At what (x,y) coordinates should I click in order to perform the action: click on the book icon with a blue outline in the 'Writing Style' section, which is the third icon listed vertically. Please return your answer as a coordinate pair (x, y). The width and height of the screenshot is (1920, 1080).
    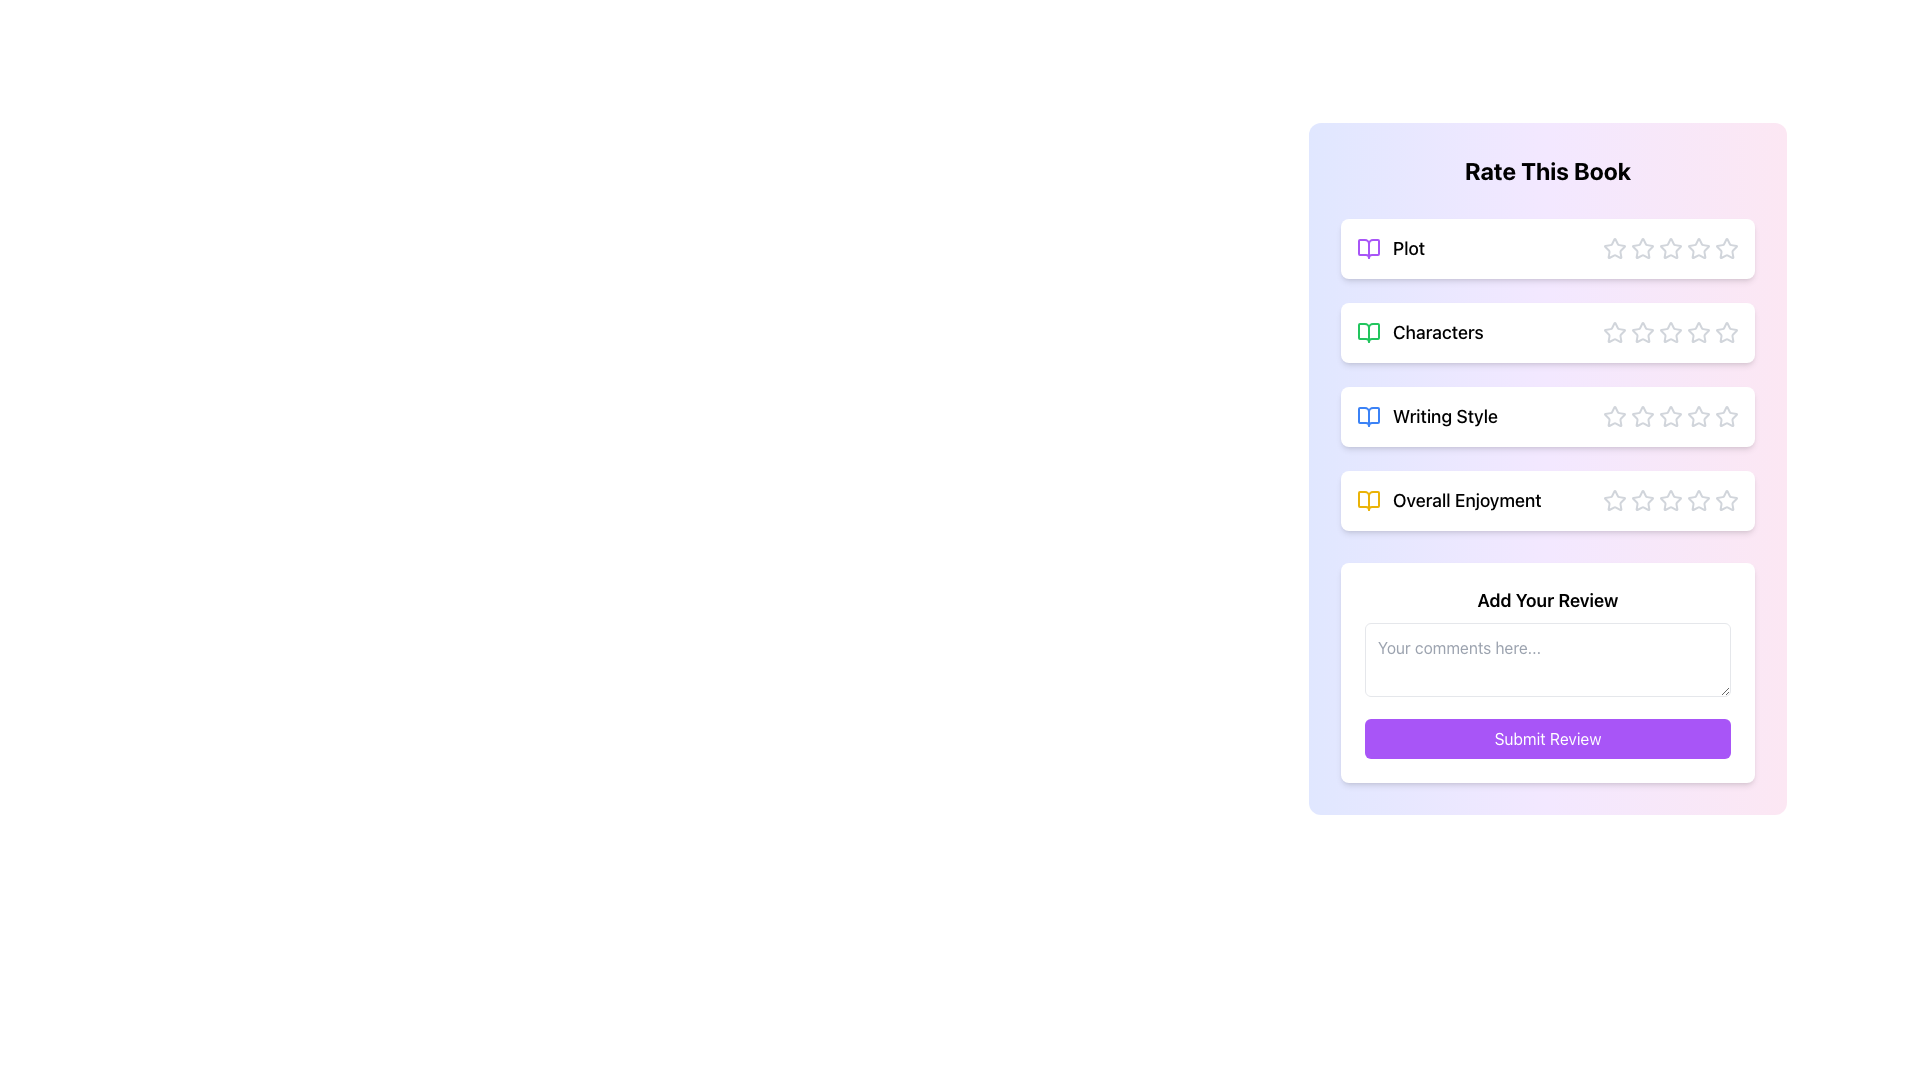
    Looking at the image, I should click on (1367, 415).